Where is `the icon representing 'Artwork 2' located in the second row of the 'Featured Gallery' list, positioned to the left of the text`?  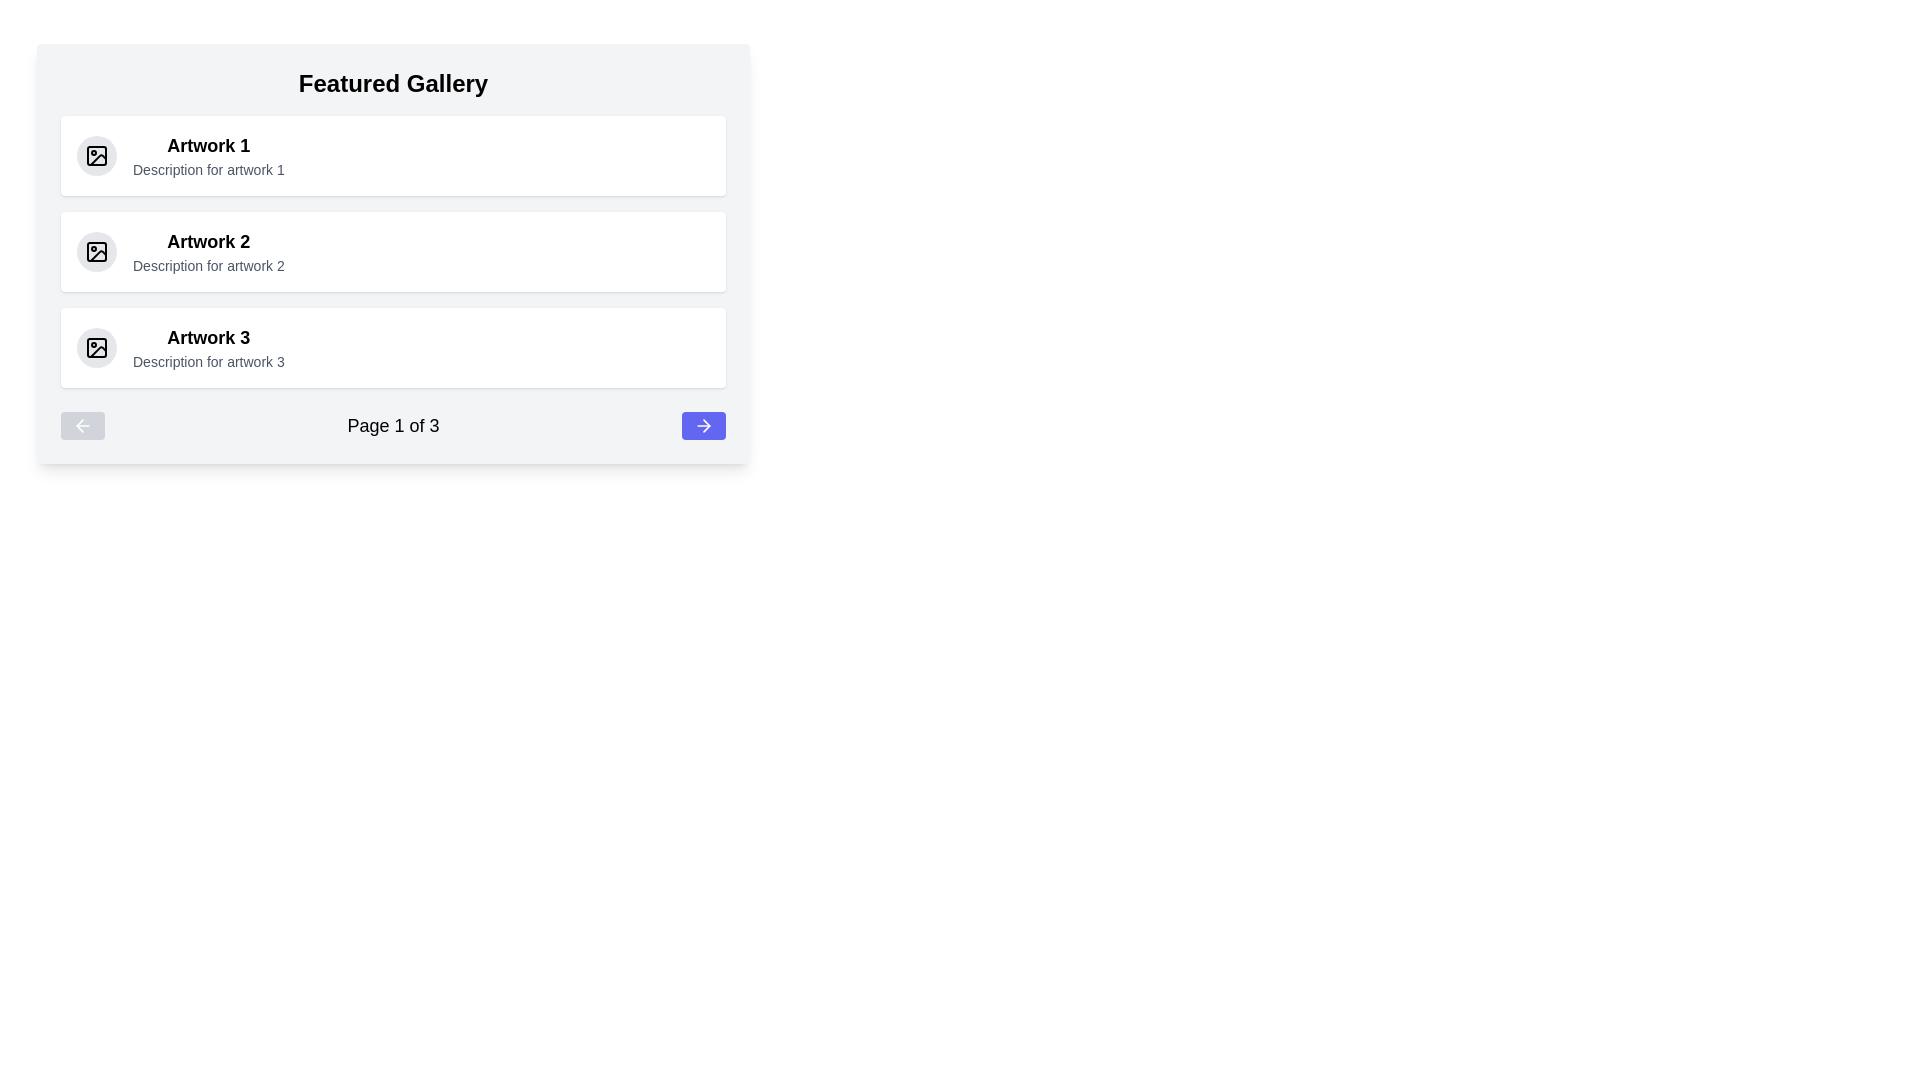
the icon representing 'Artwork 2' located in the second row of the 'Featured Gallery' list, positioned to the left of the text is located at coordinates (95, 250).